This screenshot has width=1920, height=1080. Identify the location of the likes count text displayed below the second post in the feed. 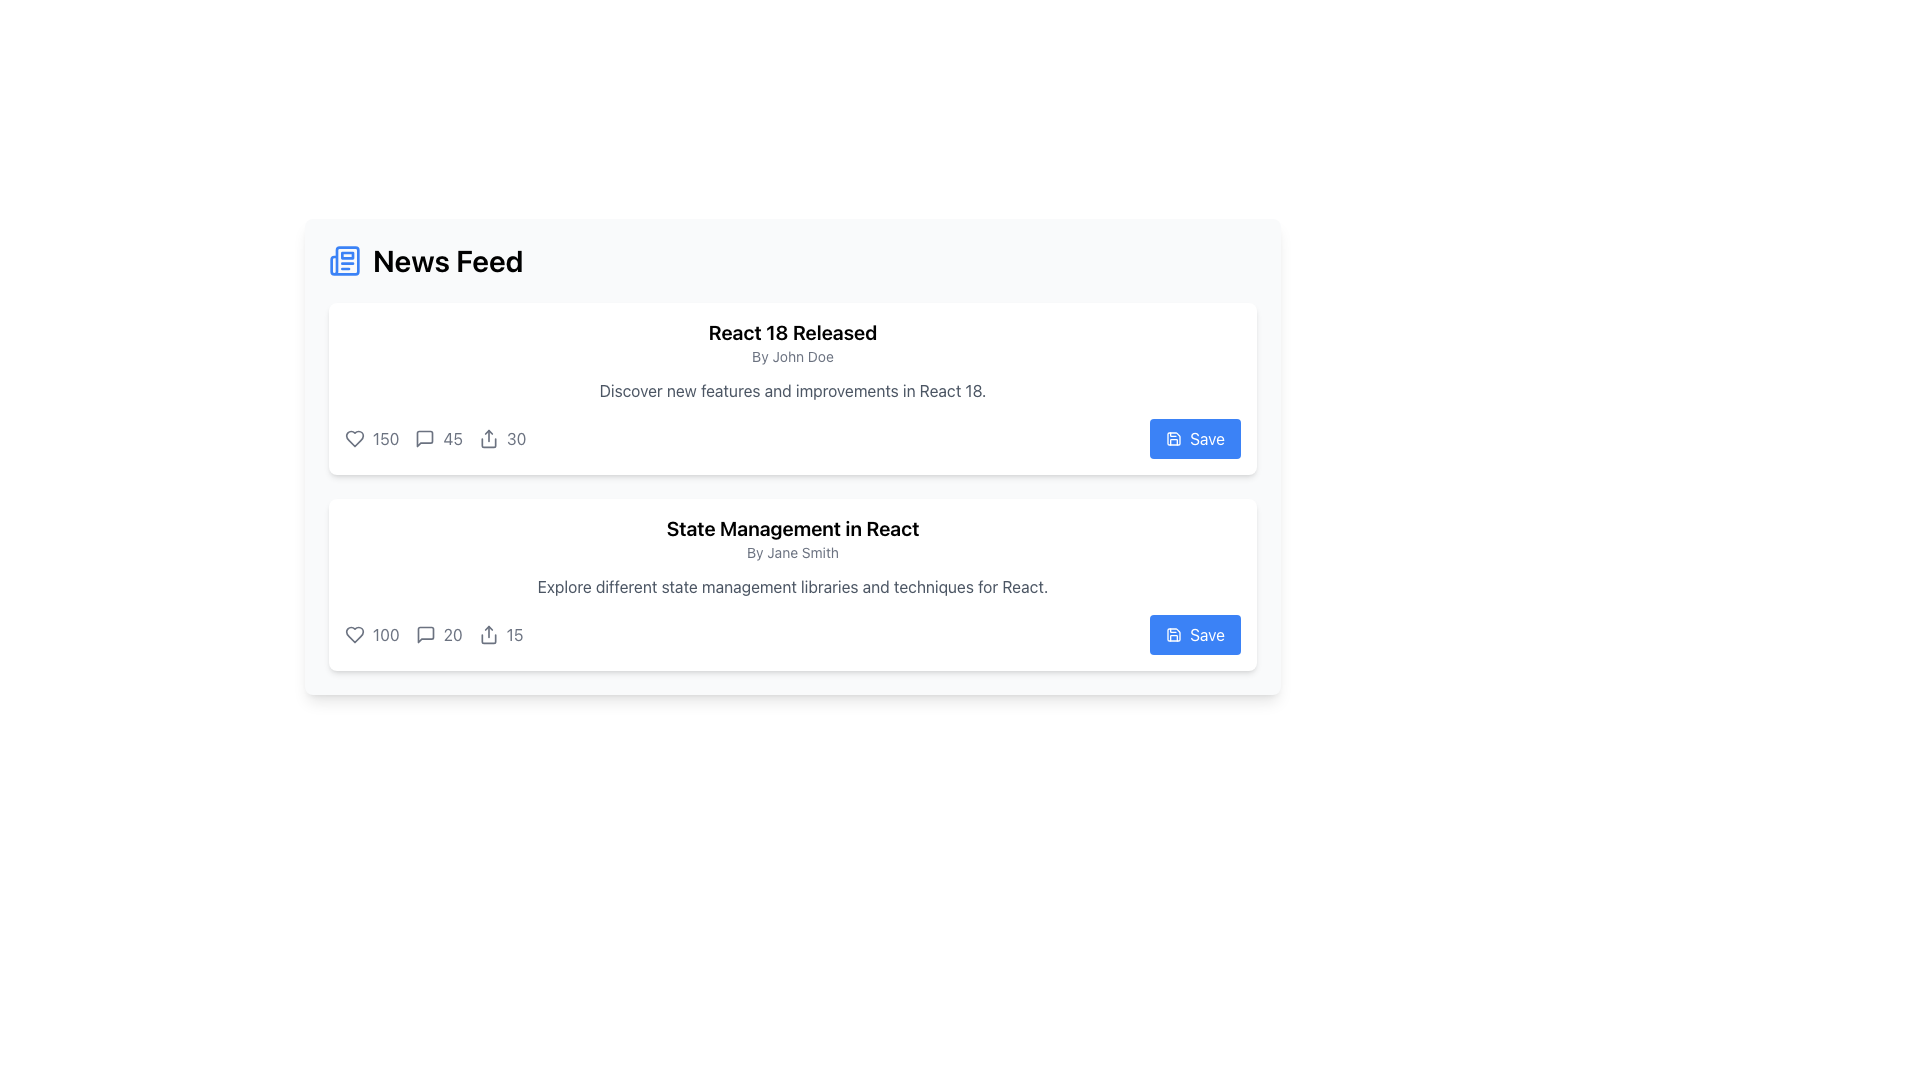
(372, 635).